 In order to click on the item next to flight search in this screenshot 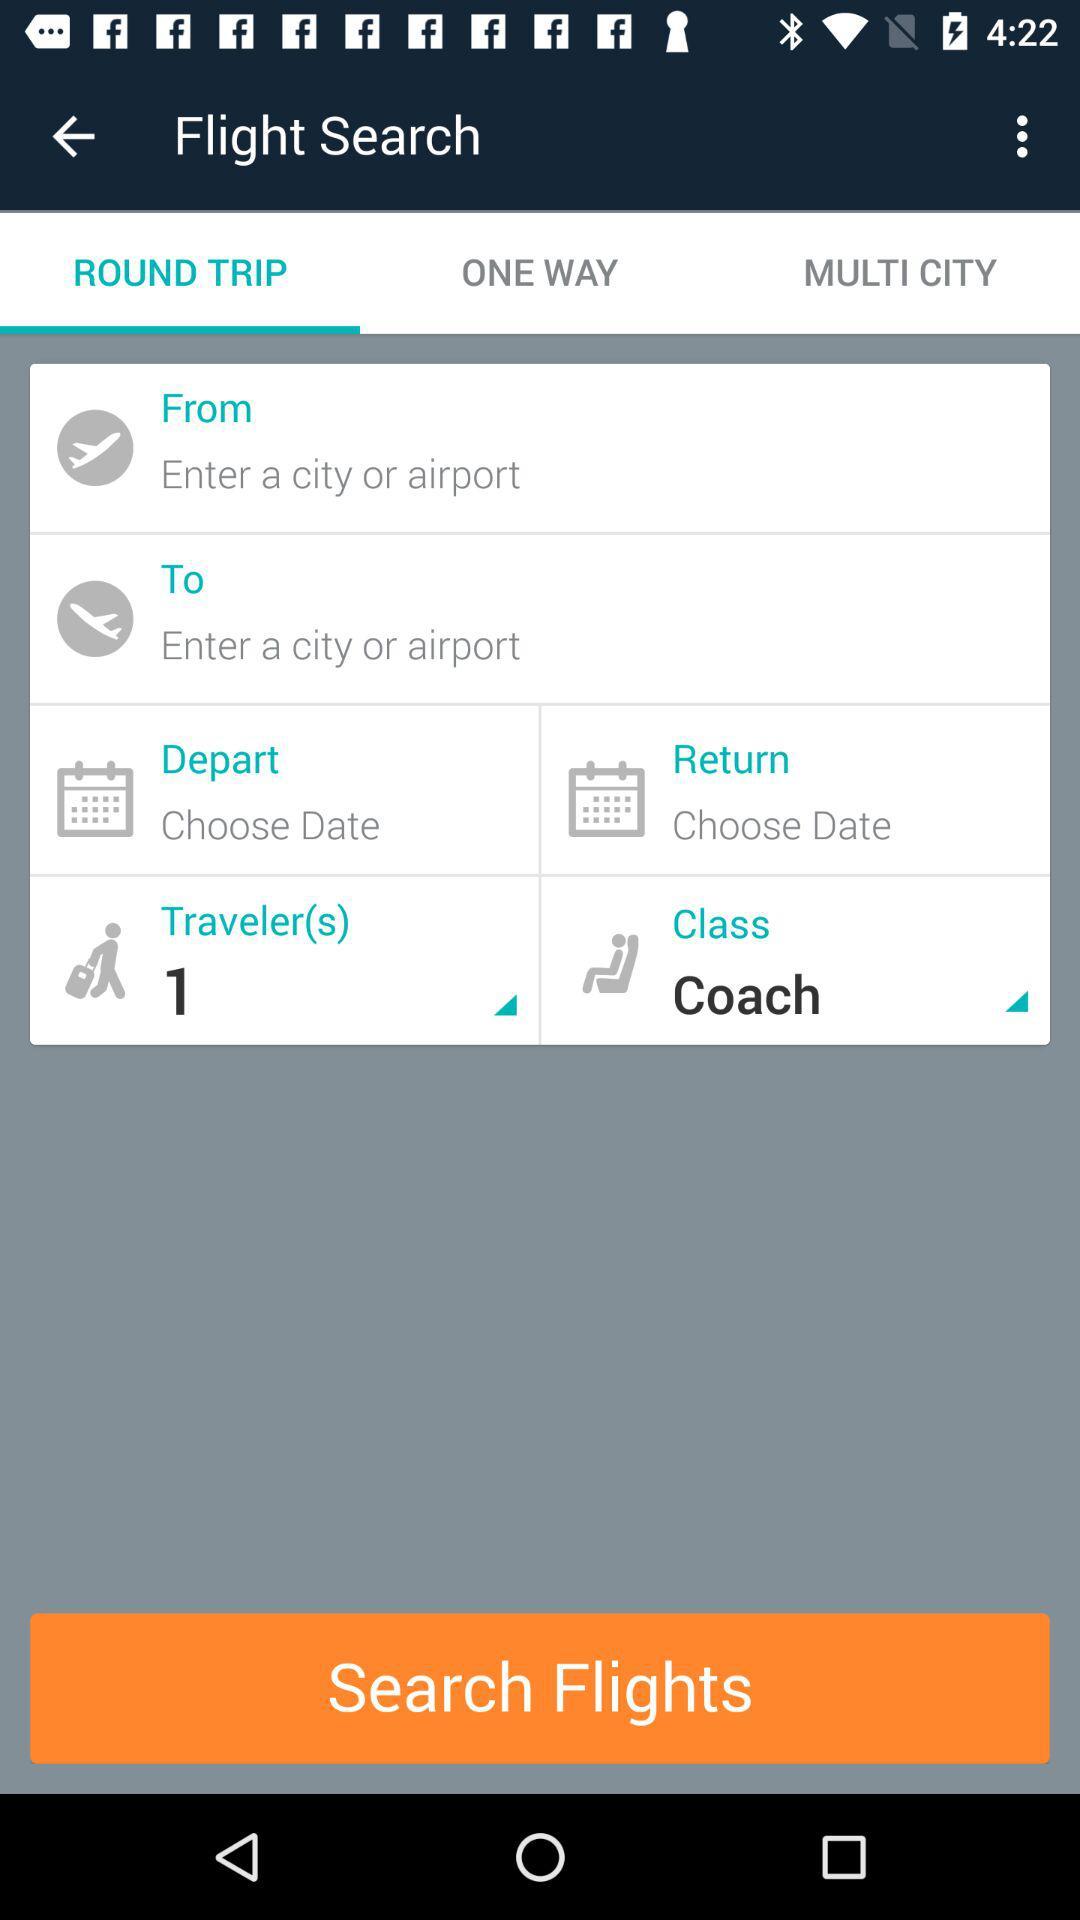, I will do `click(72, 135)`.